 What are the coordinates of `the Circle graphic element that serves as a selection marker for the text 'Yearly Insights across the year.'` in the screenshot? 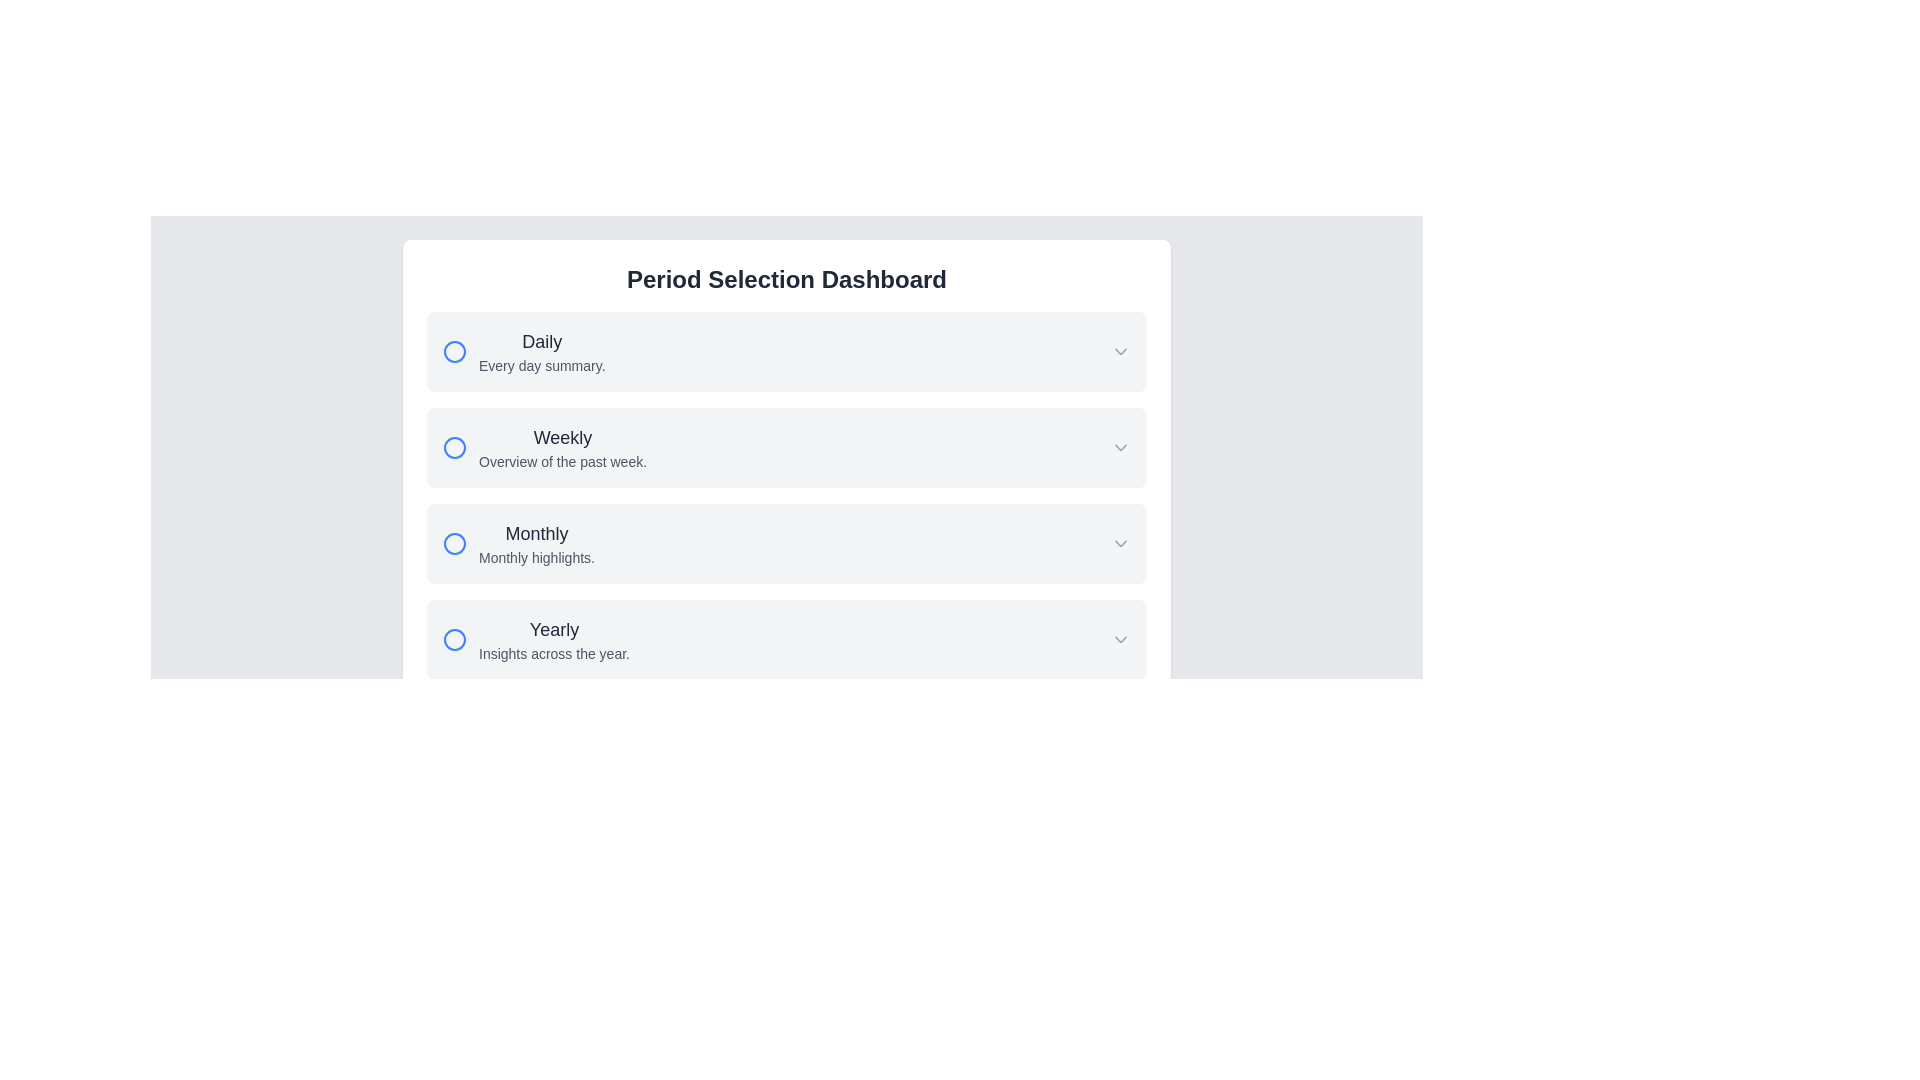 It's located at (454, 640).